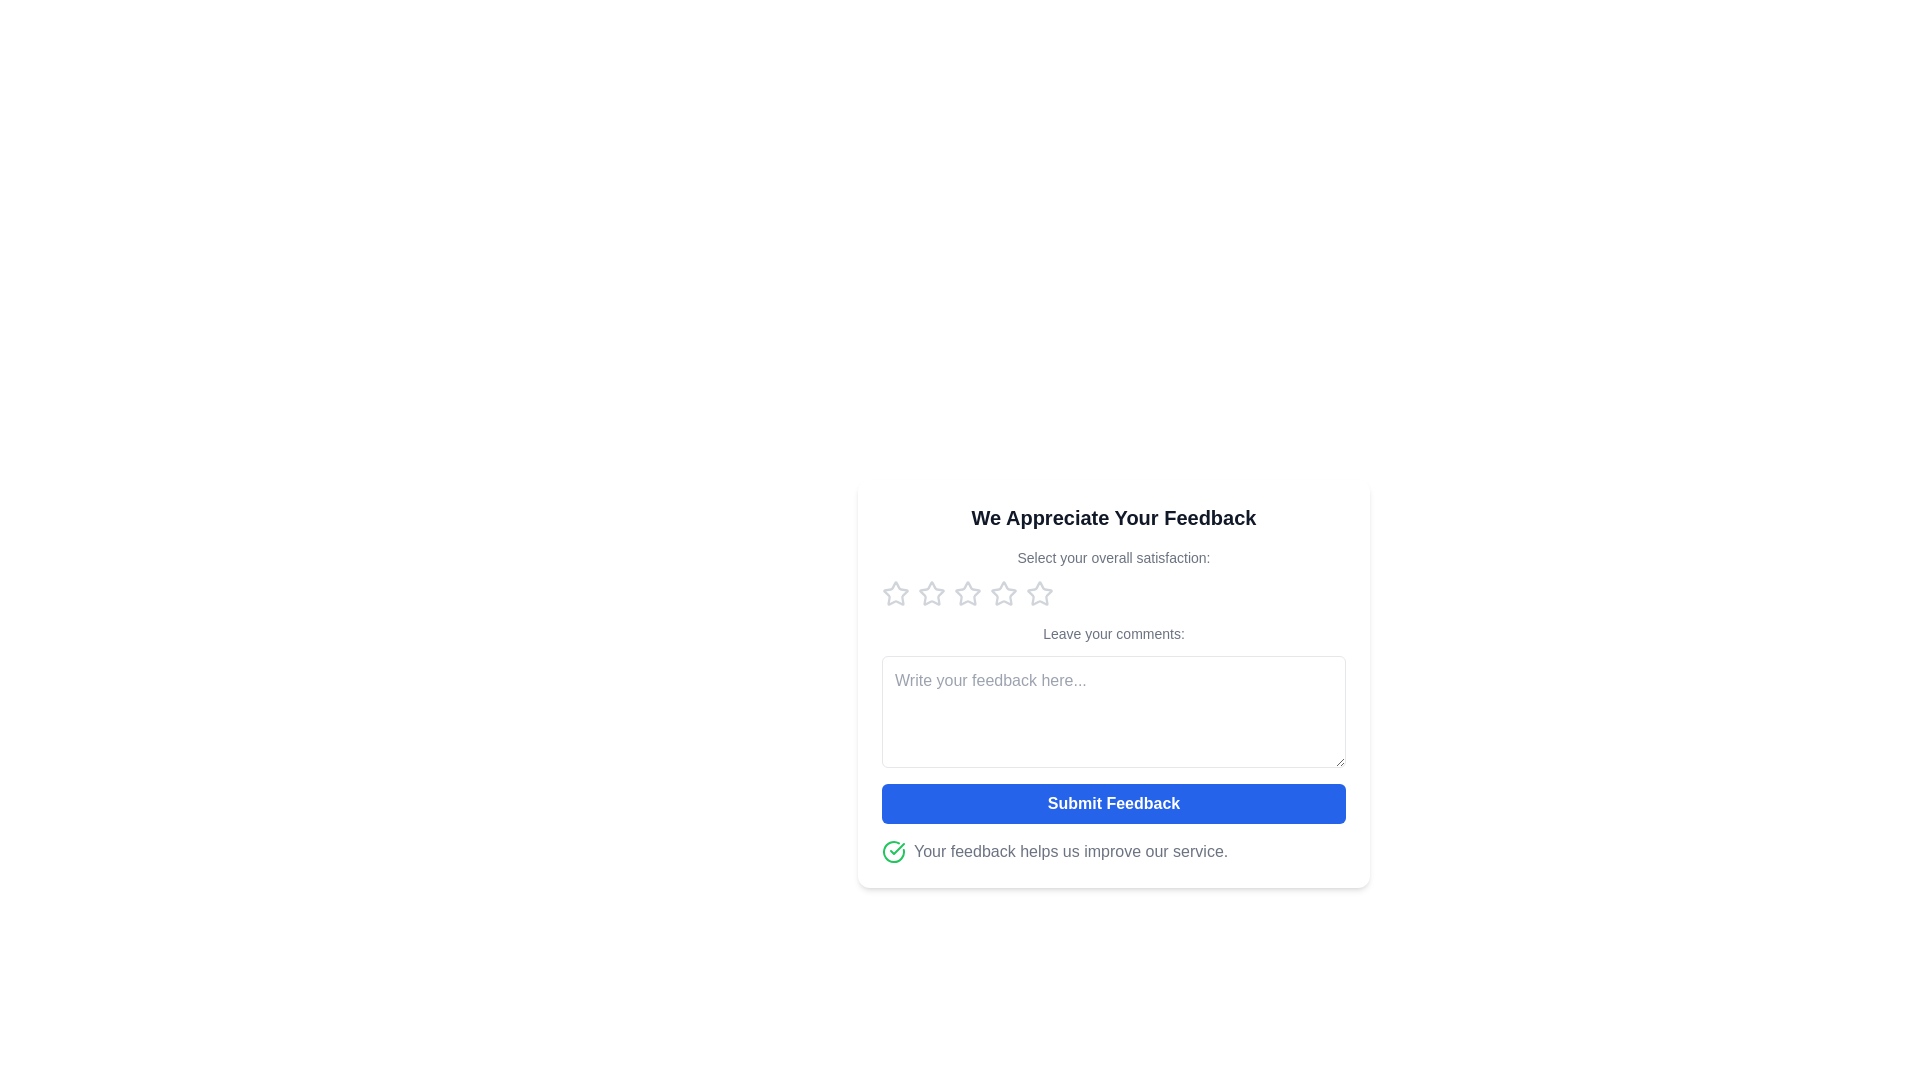 The width and height of the screenshot is (1920, 1080). I want to click on the Text Label at the top of the feedback form card, which indicates the intent of the form, so click(1112, 516).